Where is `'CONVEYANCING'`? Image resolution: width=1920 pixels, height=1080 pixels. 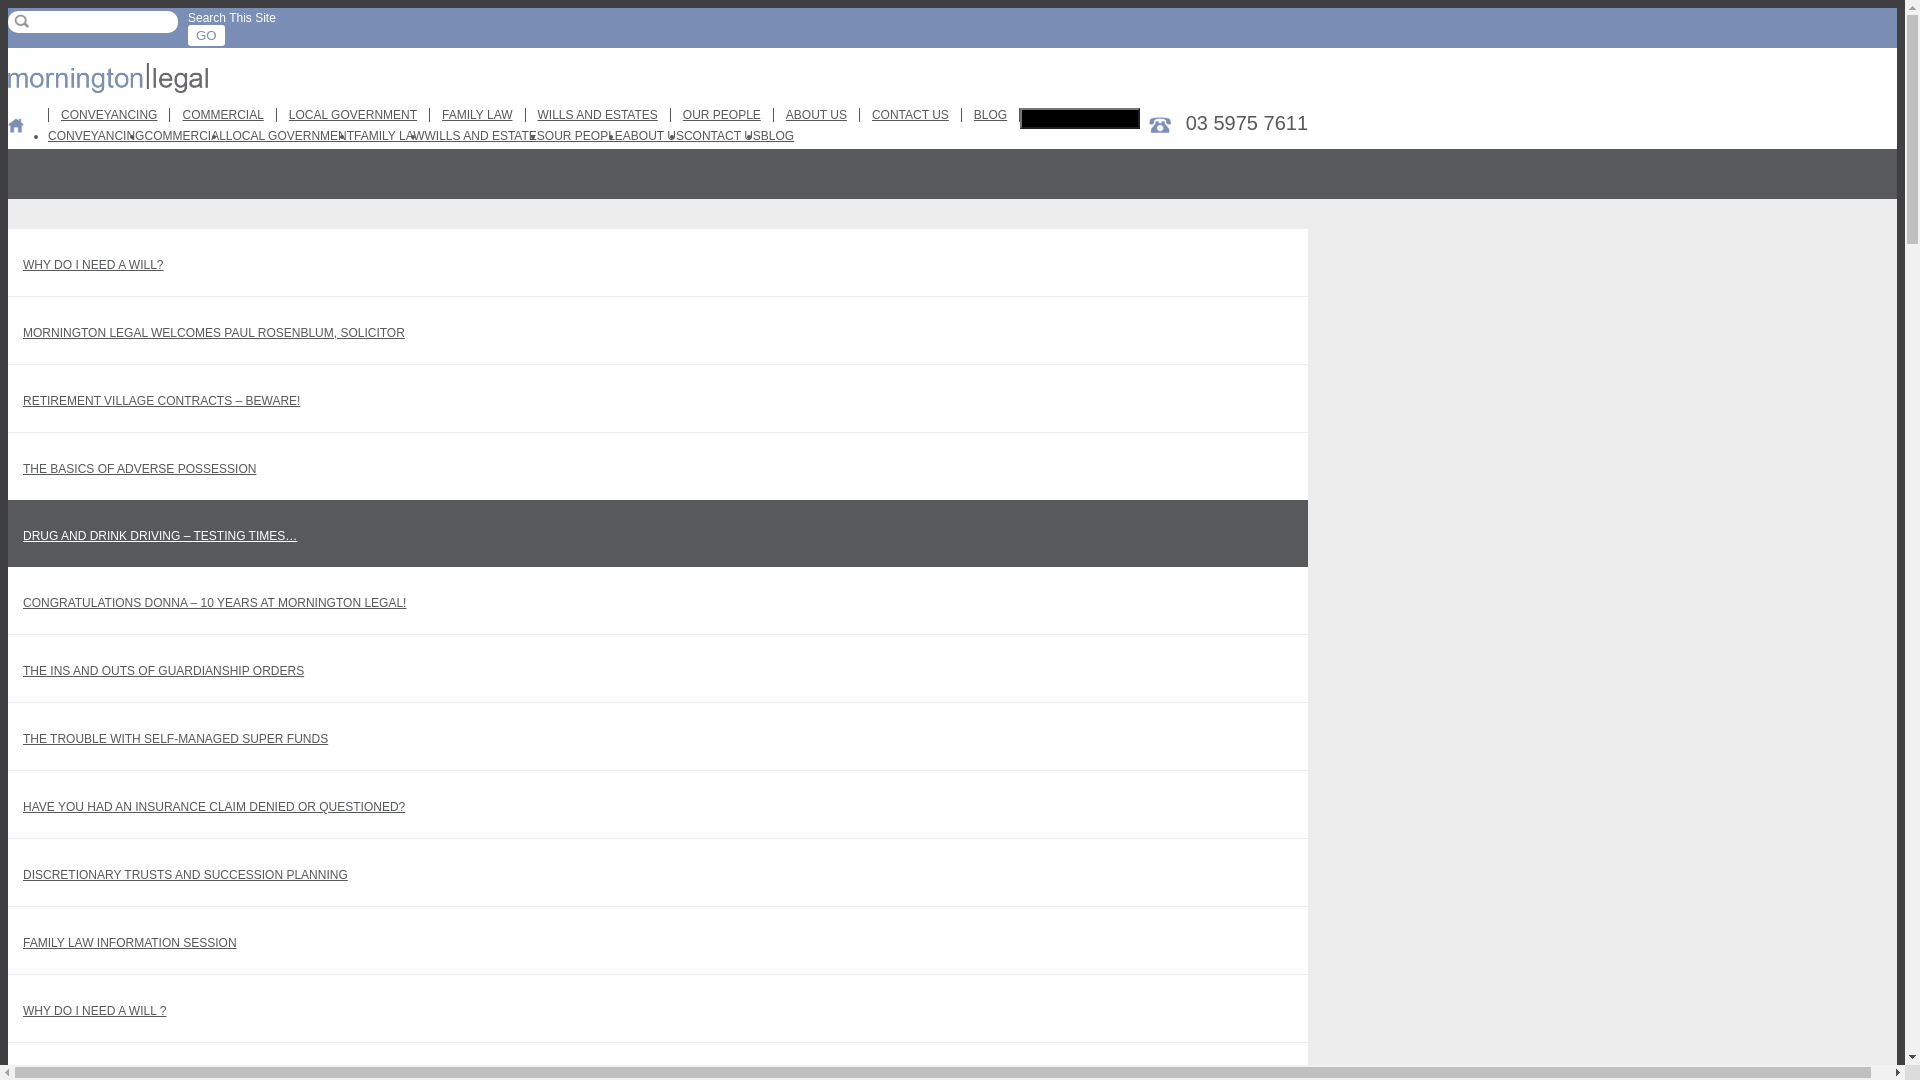 'CONVEYANCING' is located at coordinates (48, 115).